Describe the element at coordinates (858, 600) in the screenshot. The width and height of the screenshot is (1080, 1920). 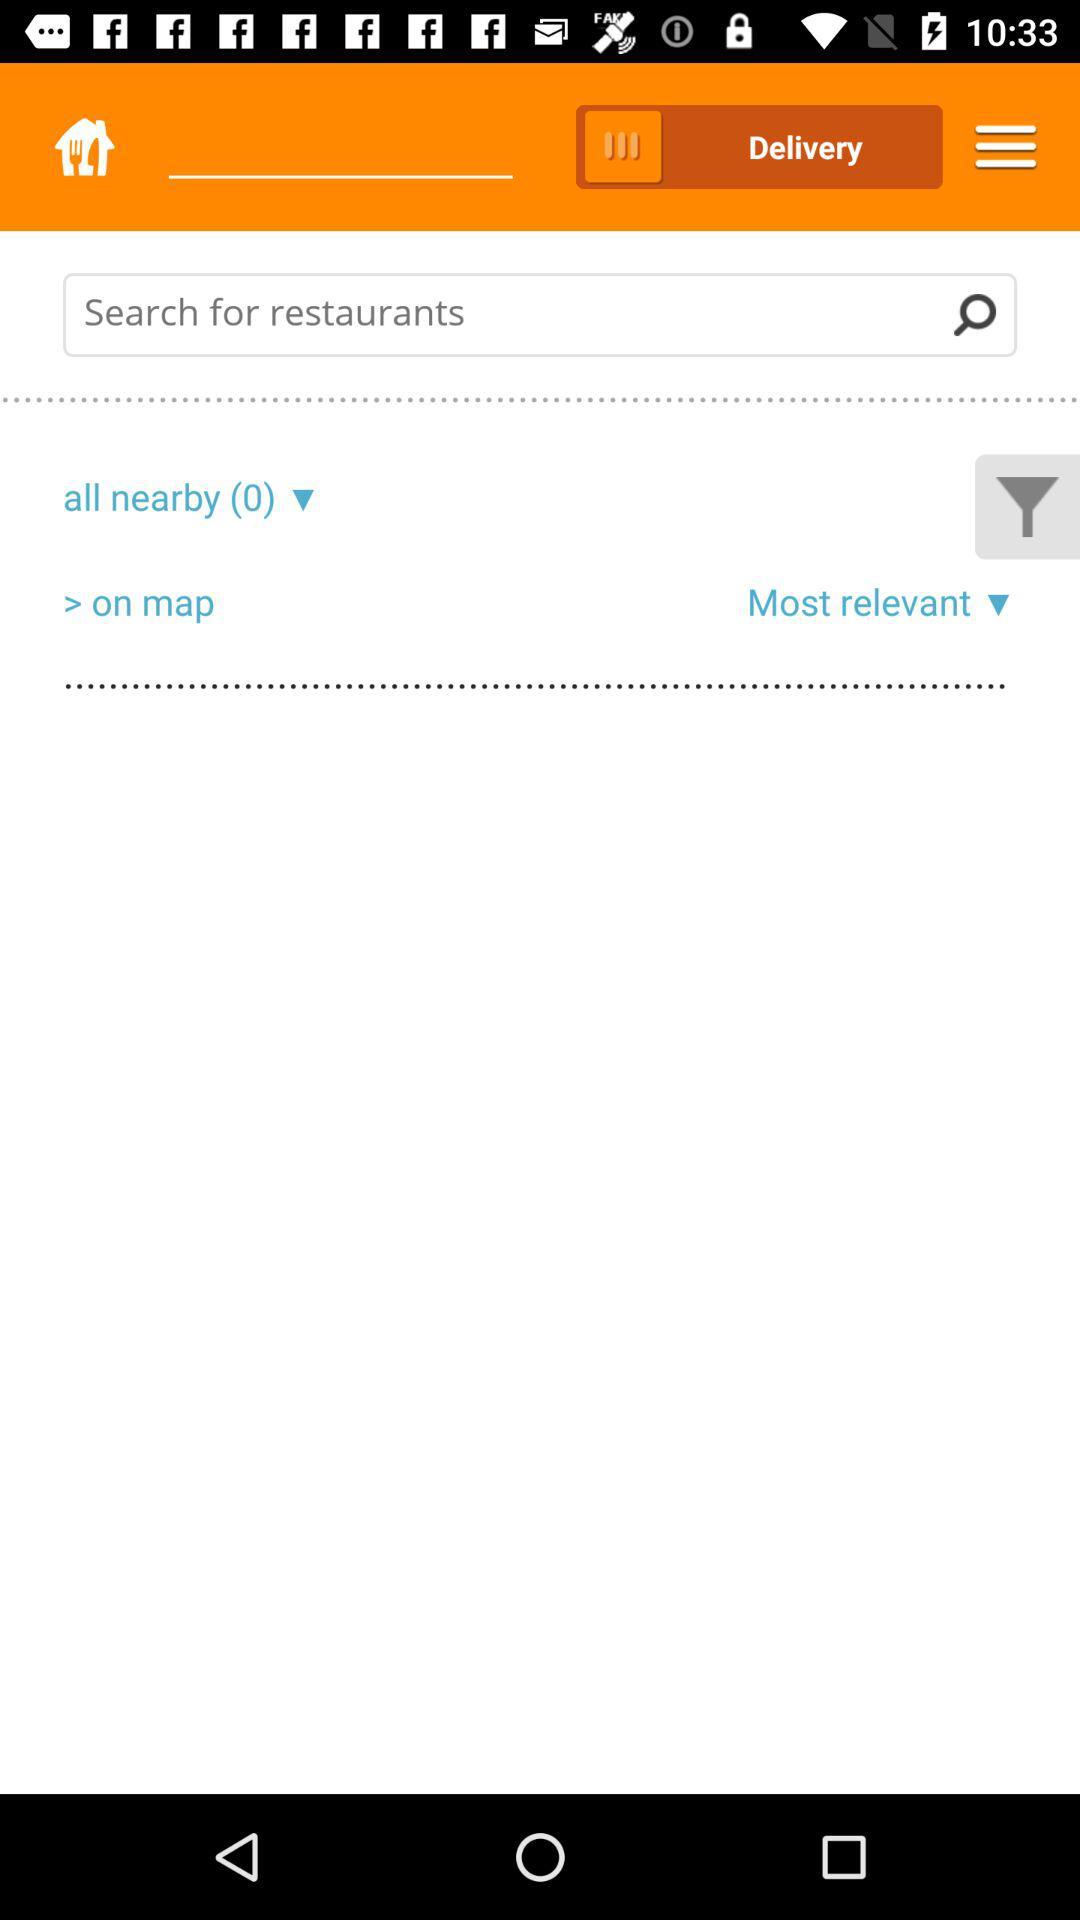
I see `item above .................................................................................................................................................................................................................................................................................................................................................................................................................................................................................................... icon` at that location.